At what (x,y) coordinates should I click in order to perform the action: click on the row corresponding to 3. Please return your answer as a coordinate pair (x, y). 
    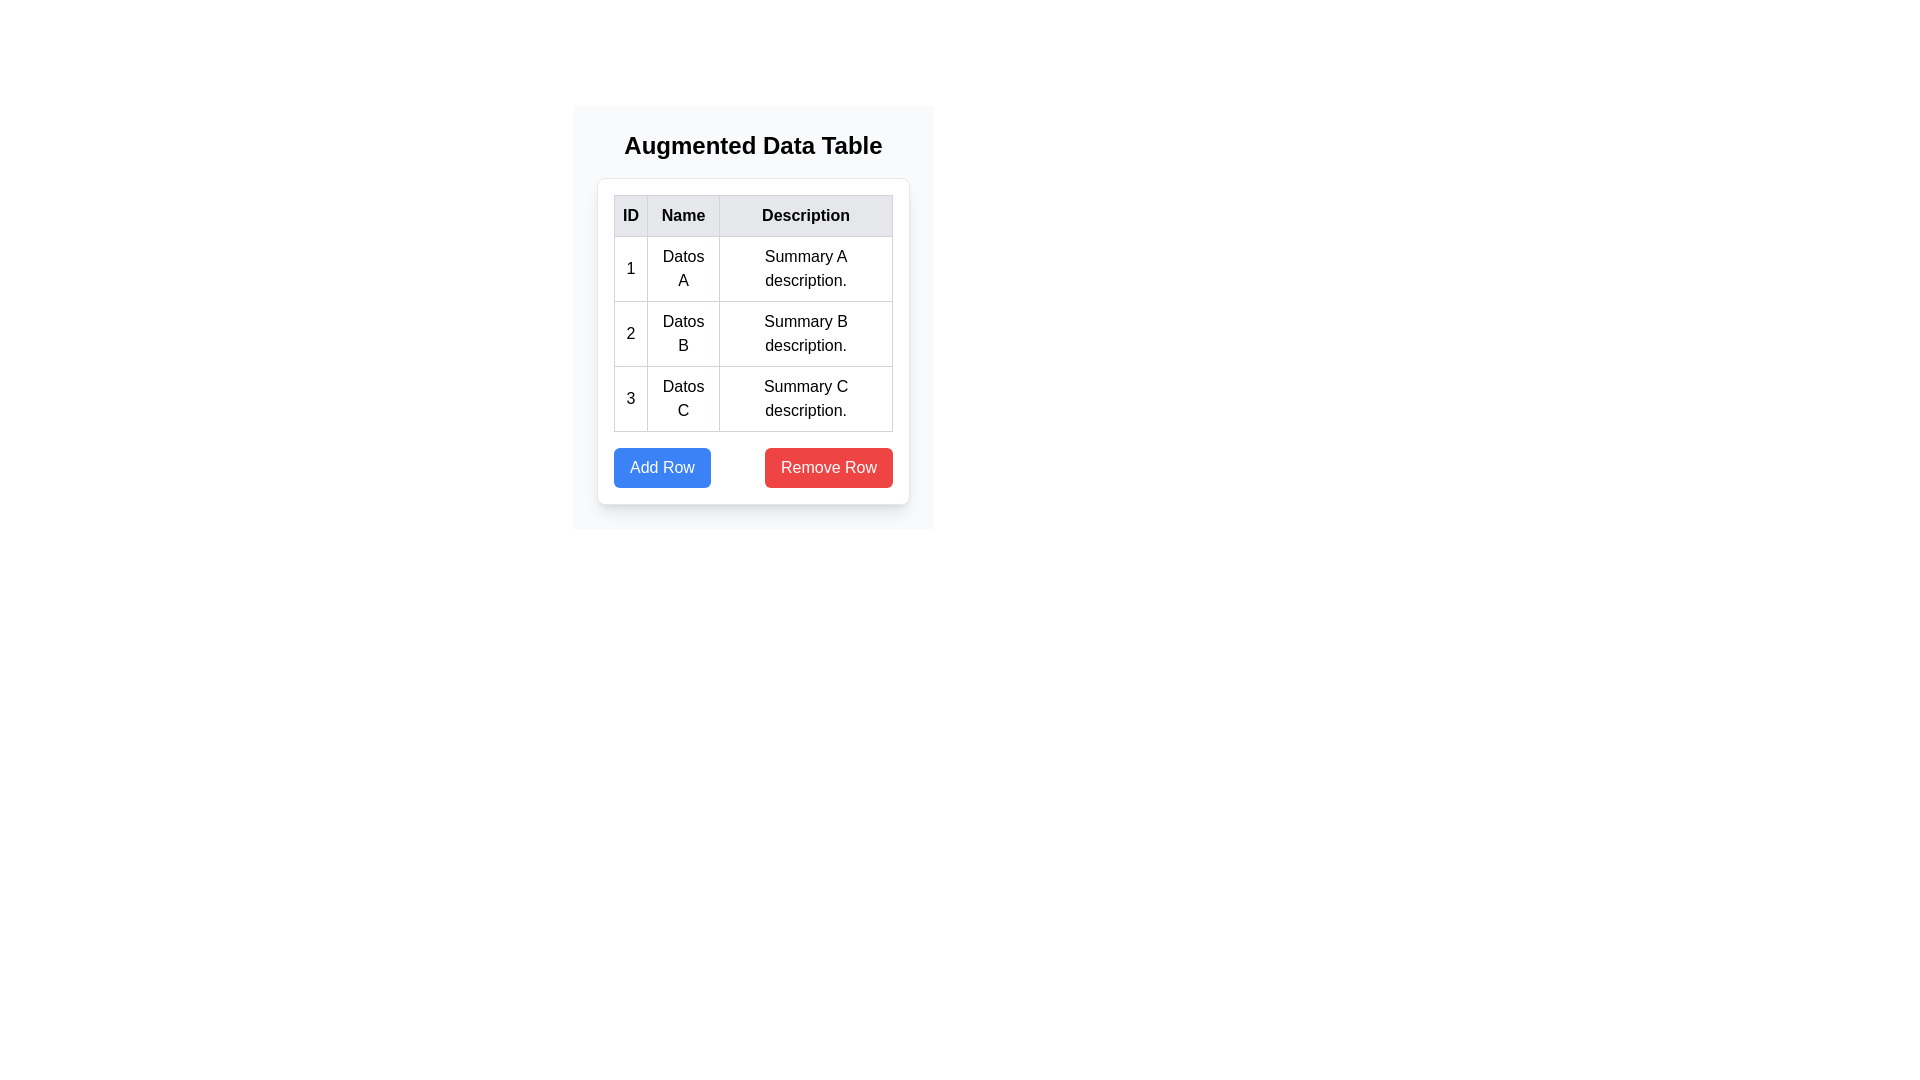
    Looking at the image, I should click on (752, 398).